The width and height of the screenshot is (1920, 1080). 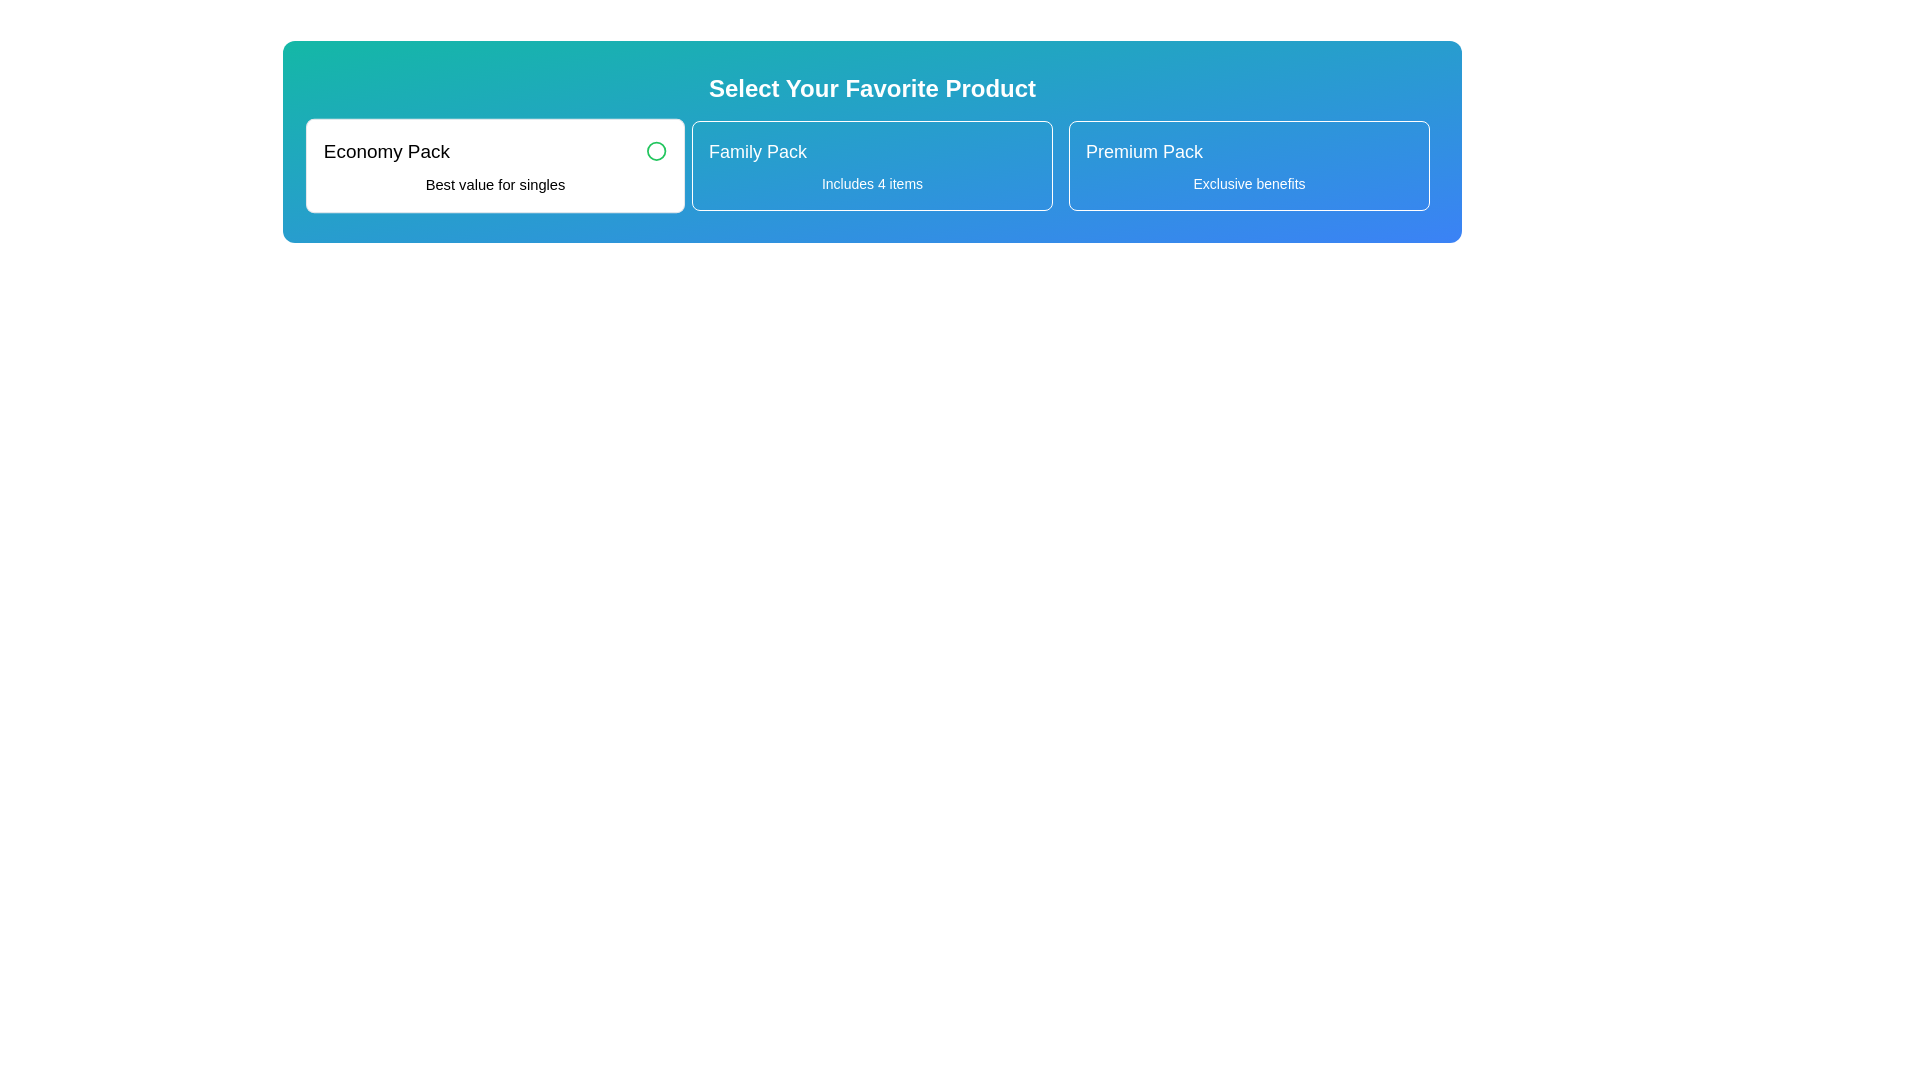 What do you see at coordinates (872, 164) in the screenshot?
I see `on the 'Family Pack' selectable card, which is the second card in a grid layout of options` at bounding box center [872, 164].